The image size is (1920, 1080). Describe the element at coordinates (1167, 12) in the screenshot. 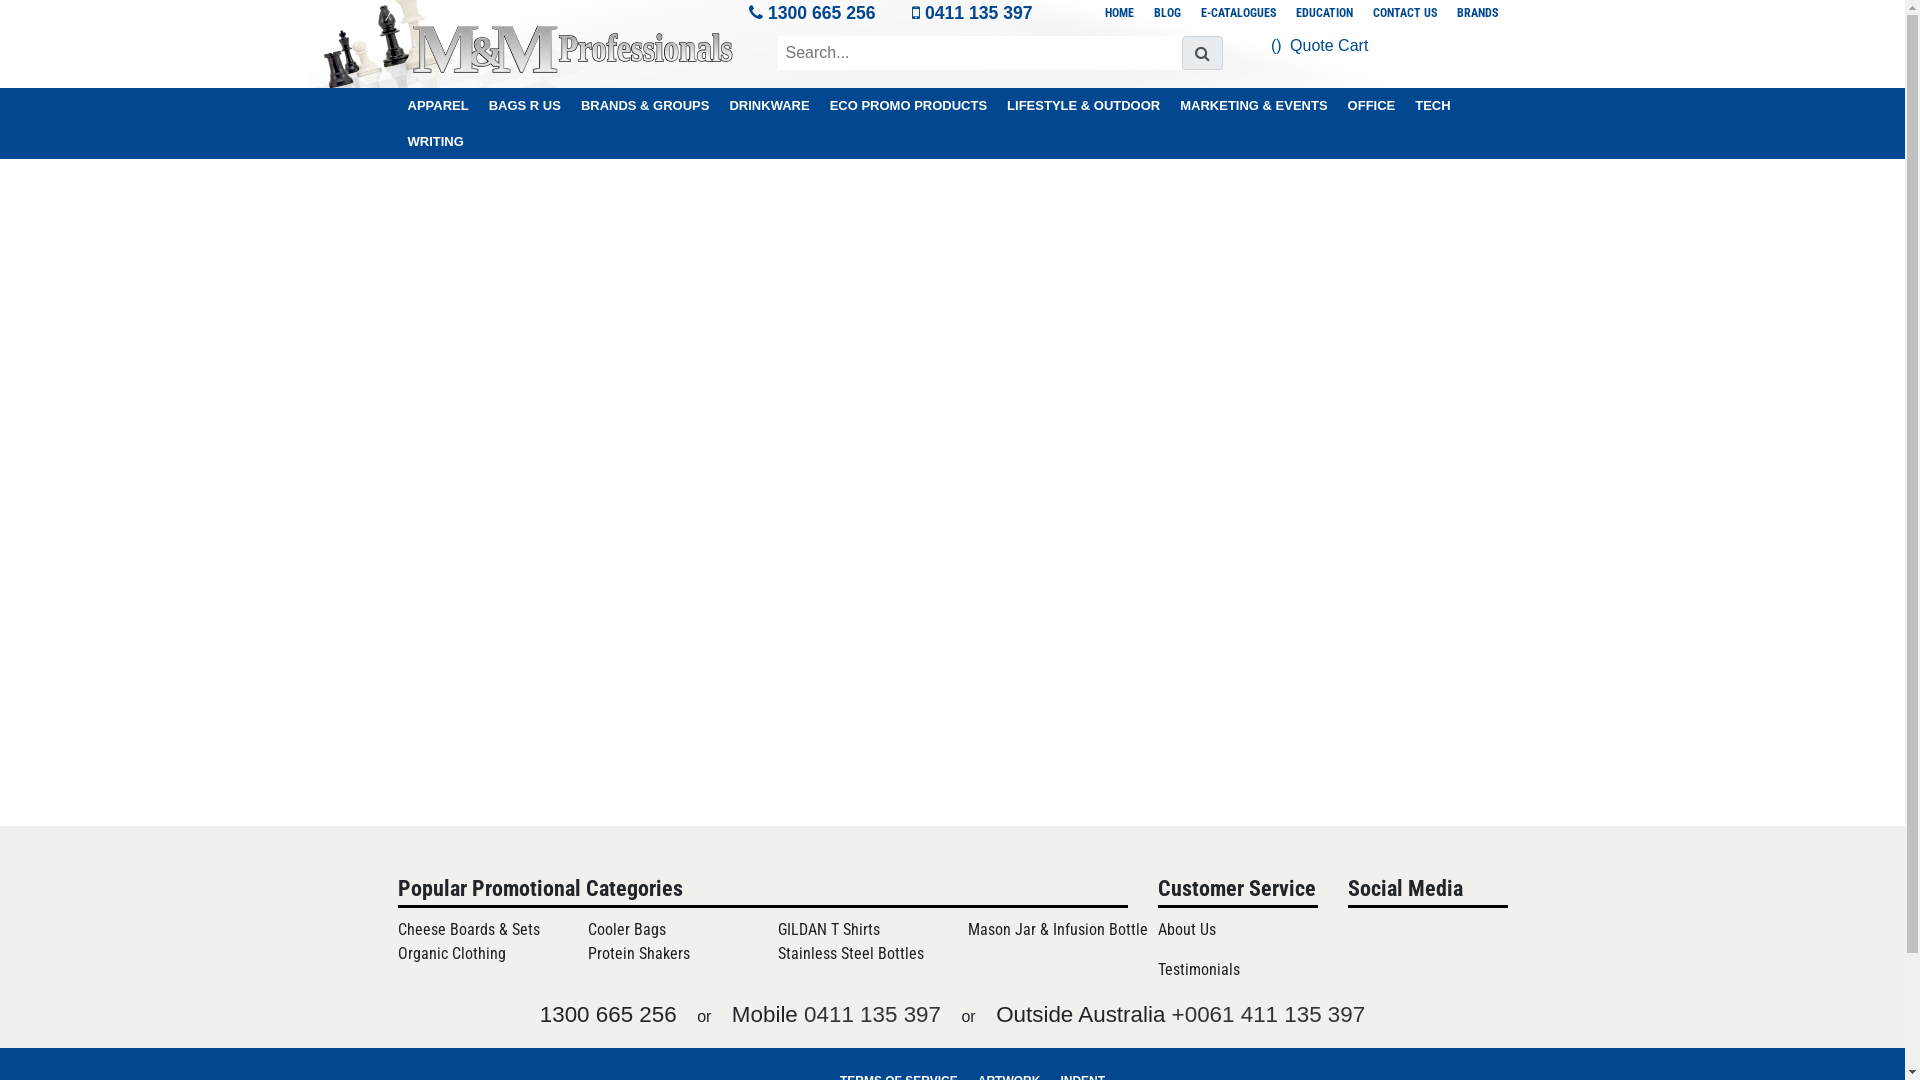

I see `'BLOG'` at that location.